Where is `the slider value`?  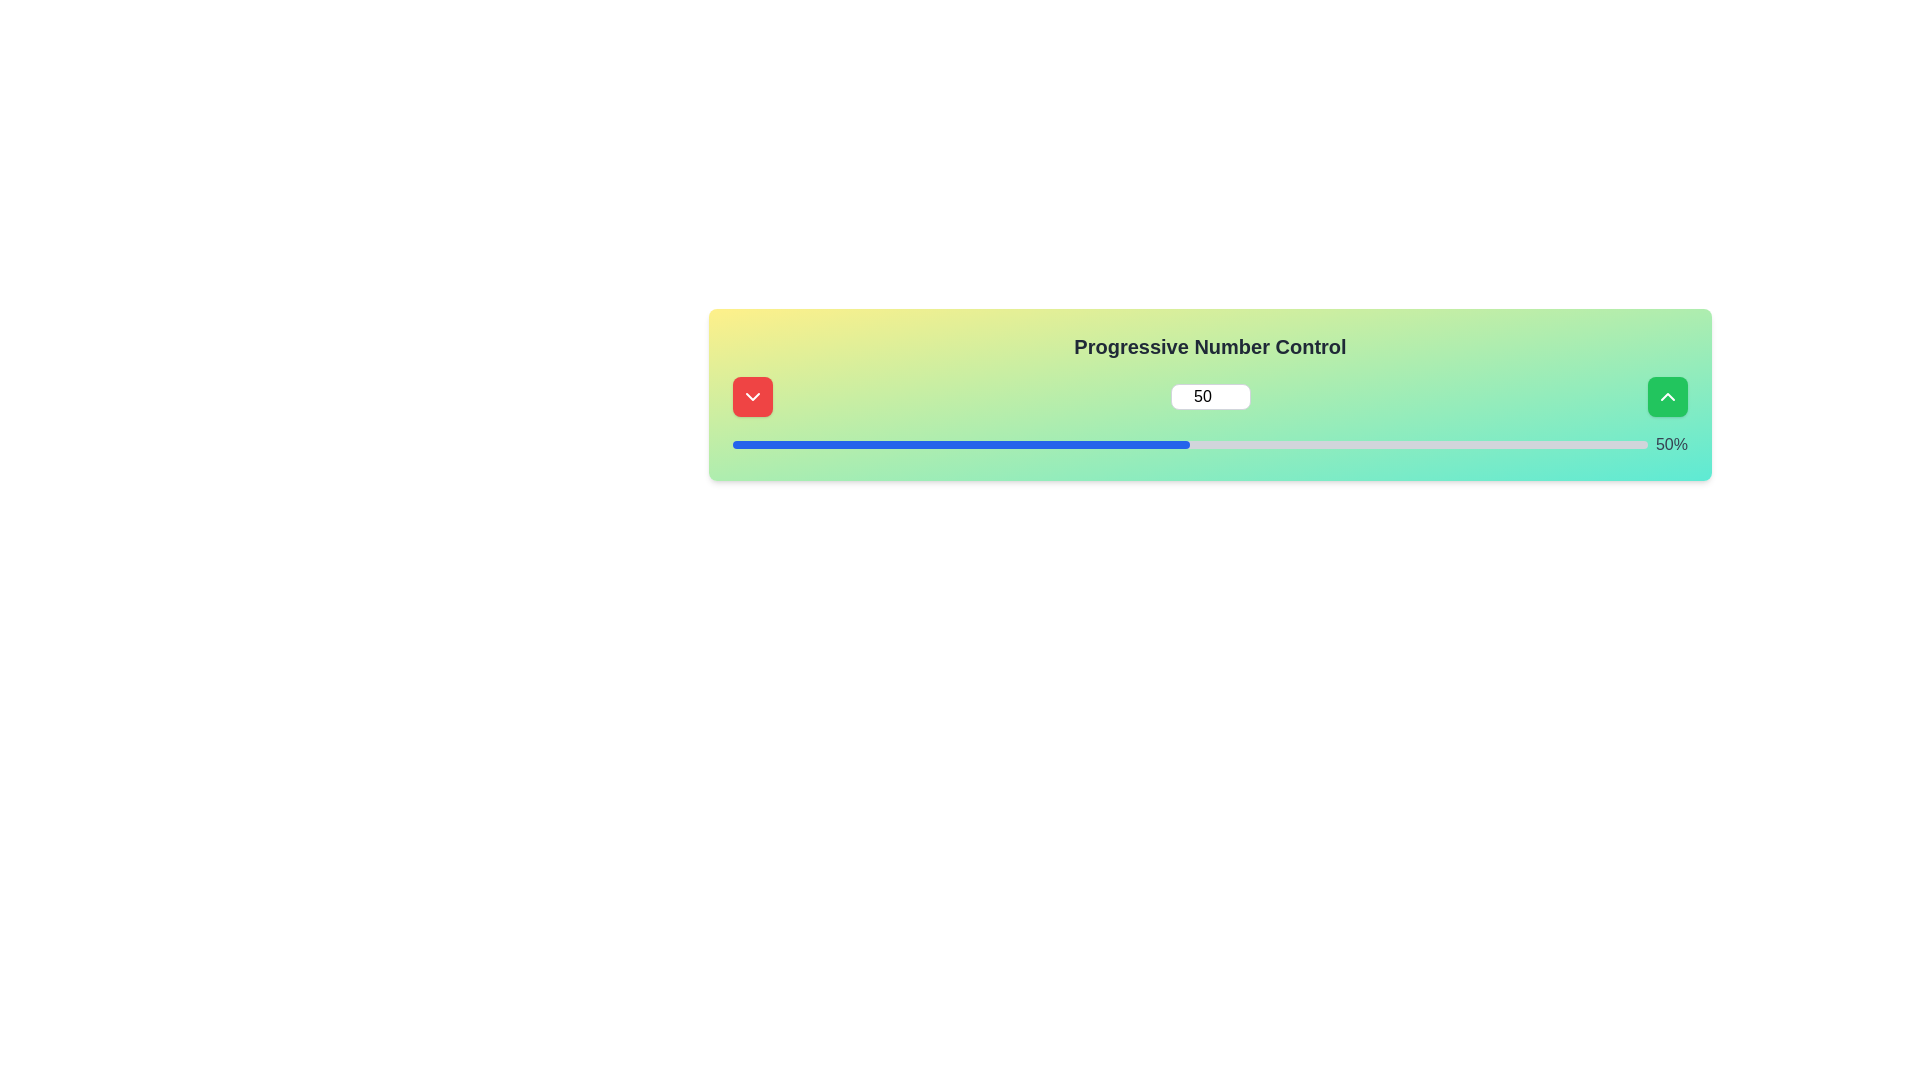 the slider value is located at coordinates (768, 443).